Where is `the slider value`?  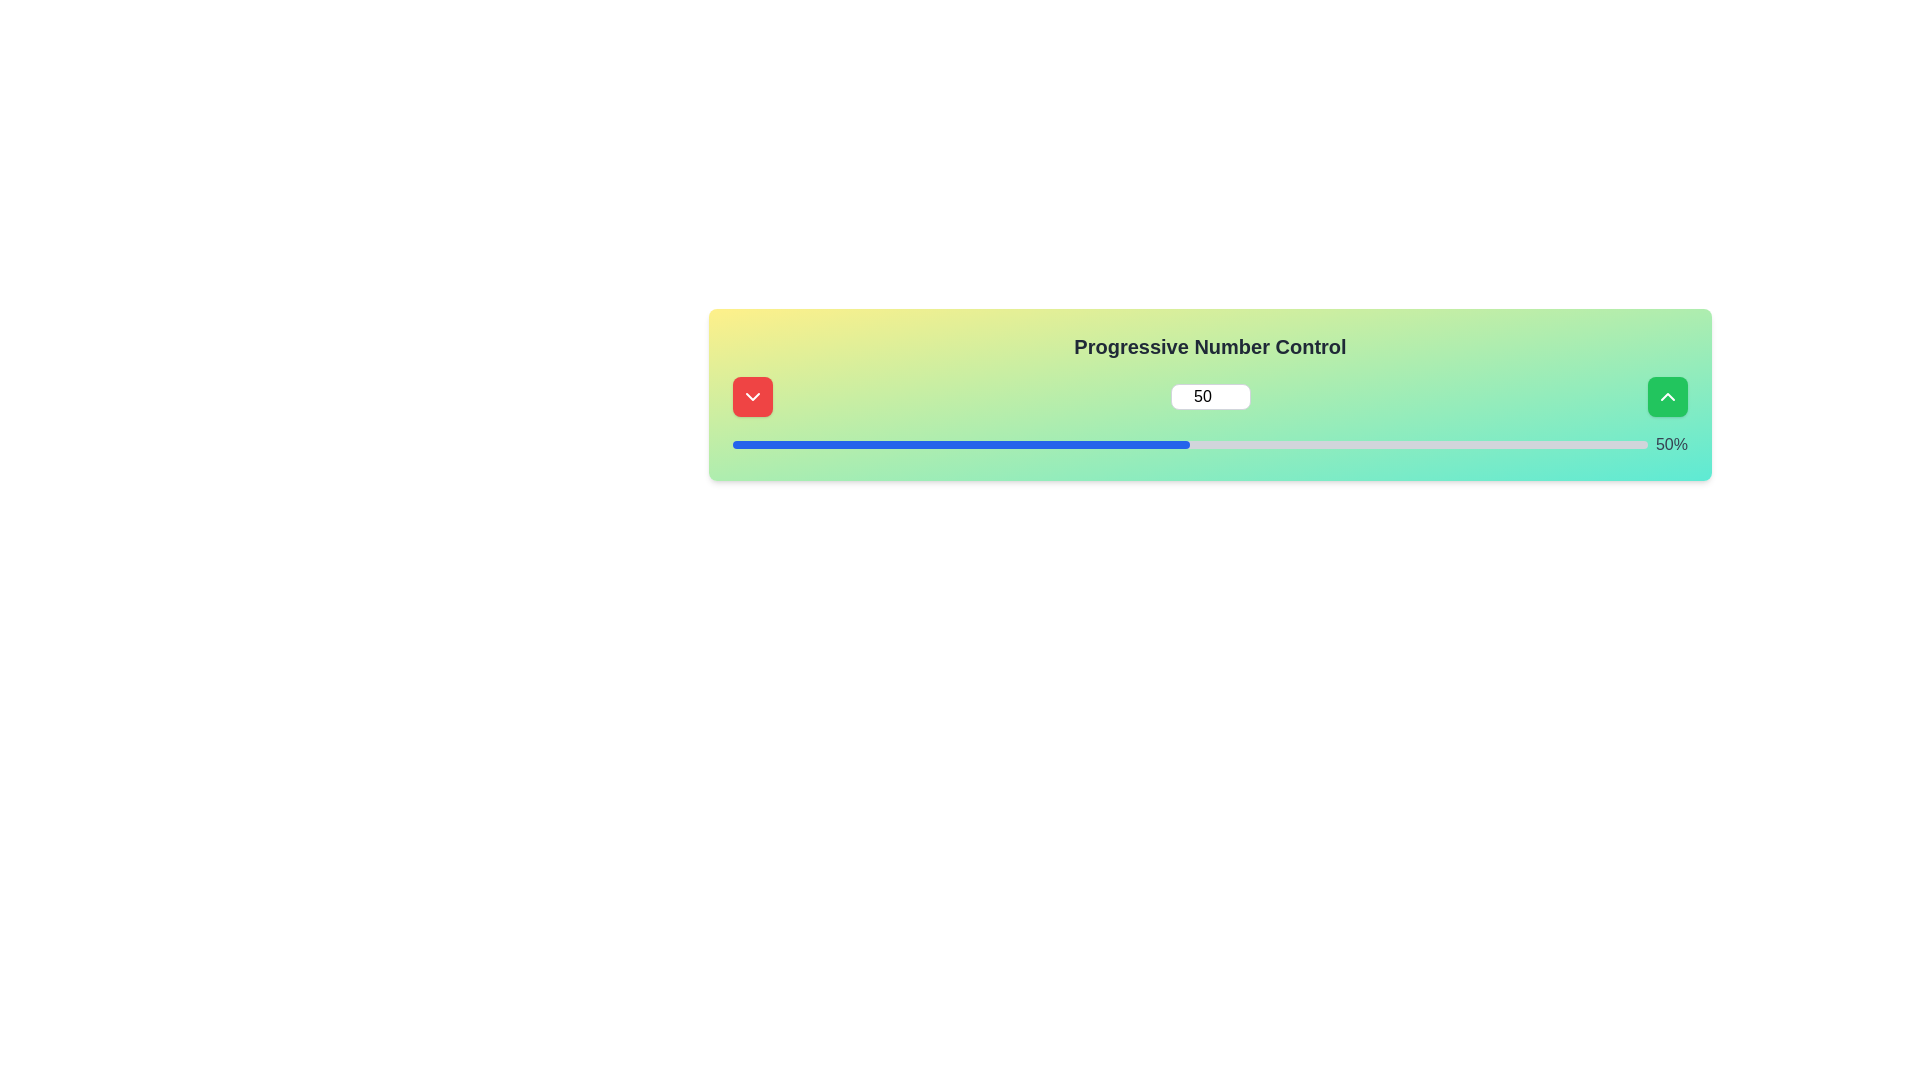 the slider value is located at coordinates (768, 443).